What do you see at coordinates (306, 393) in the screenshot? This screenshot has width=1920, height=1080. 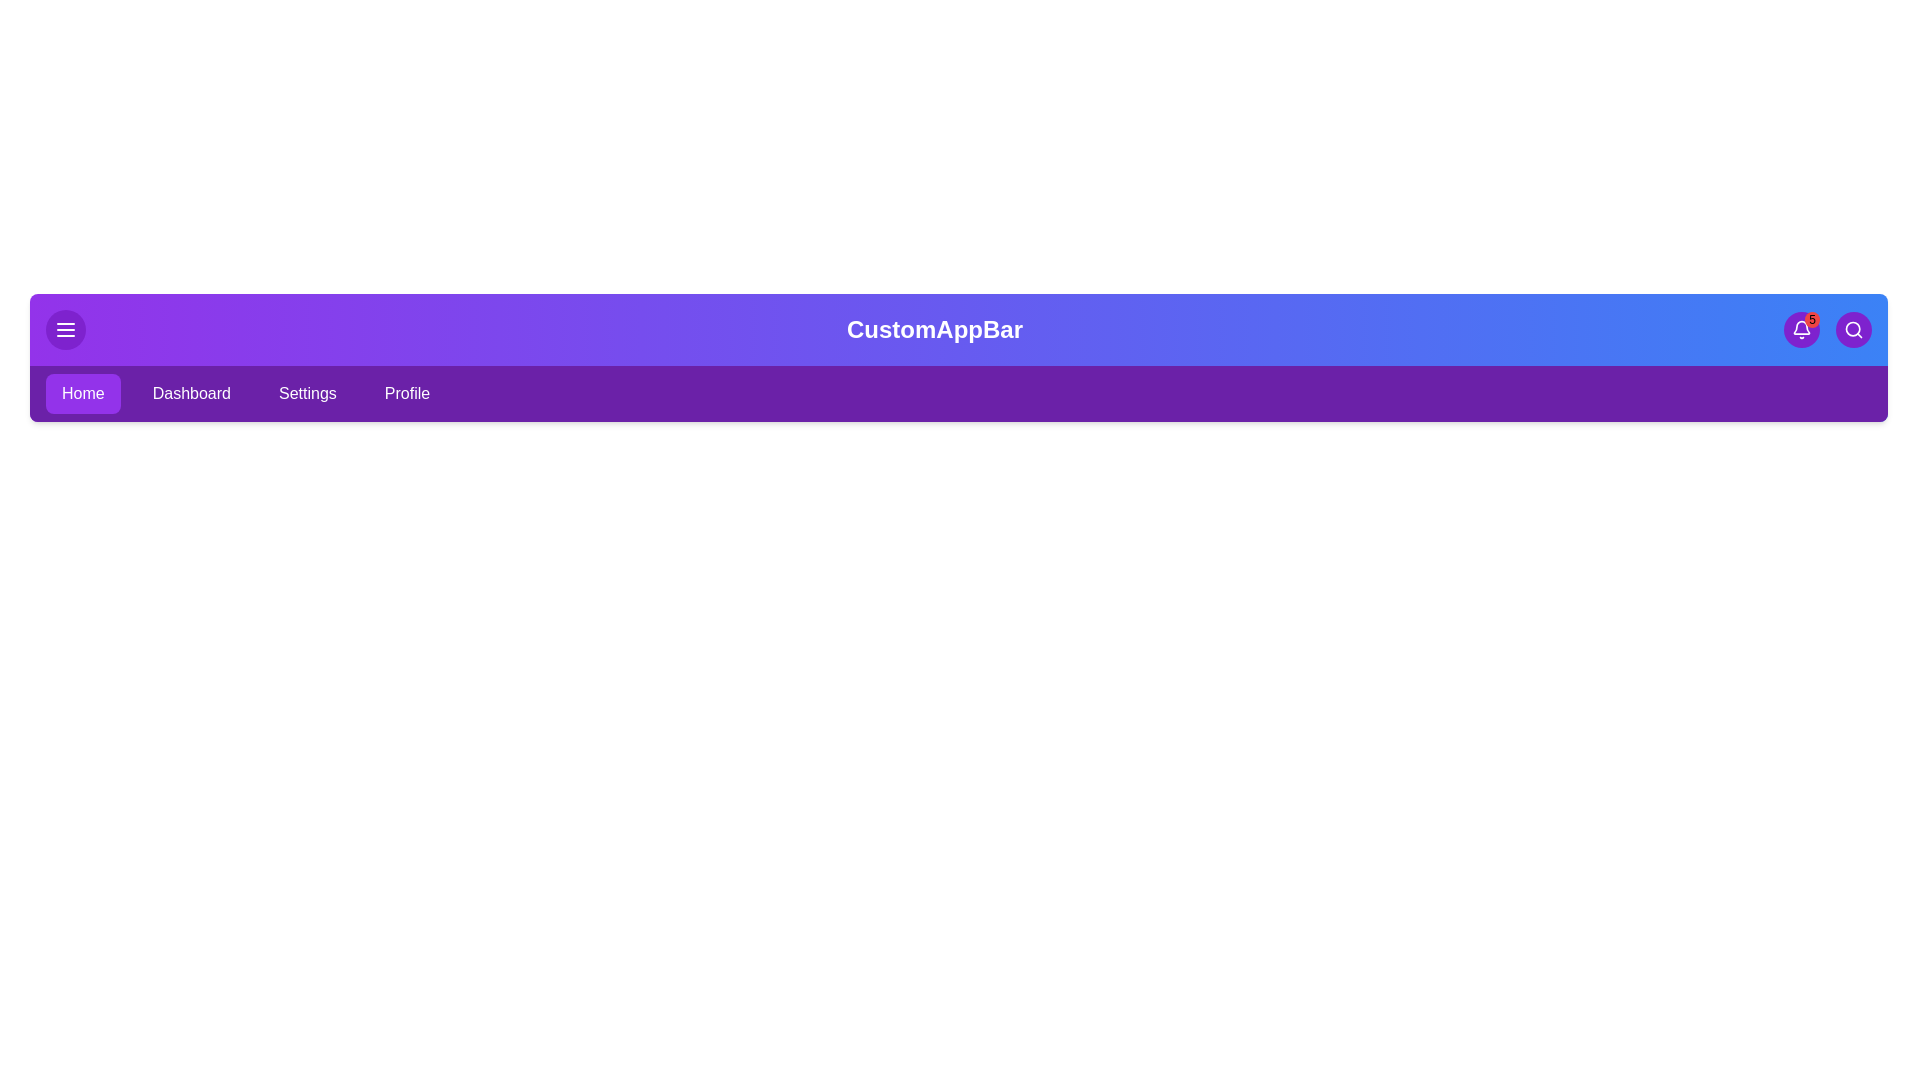 I see `the Settings tab from the navigation bar` at bounding box center [306, 393].